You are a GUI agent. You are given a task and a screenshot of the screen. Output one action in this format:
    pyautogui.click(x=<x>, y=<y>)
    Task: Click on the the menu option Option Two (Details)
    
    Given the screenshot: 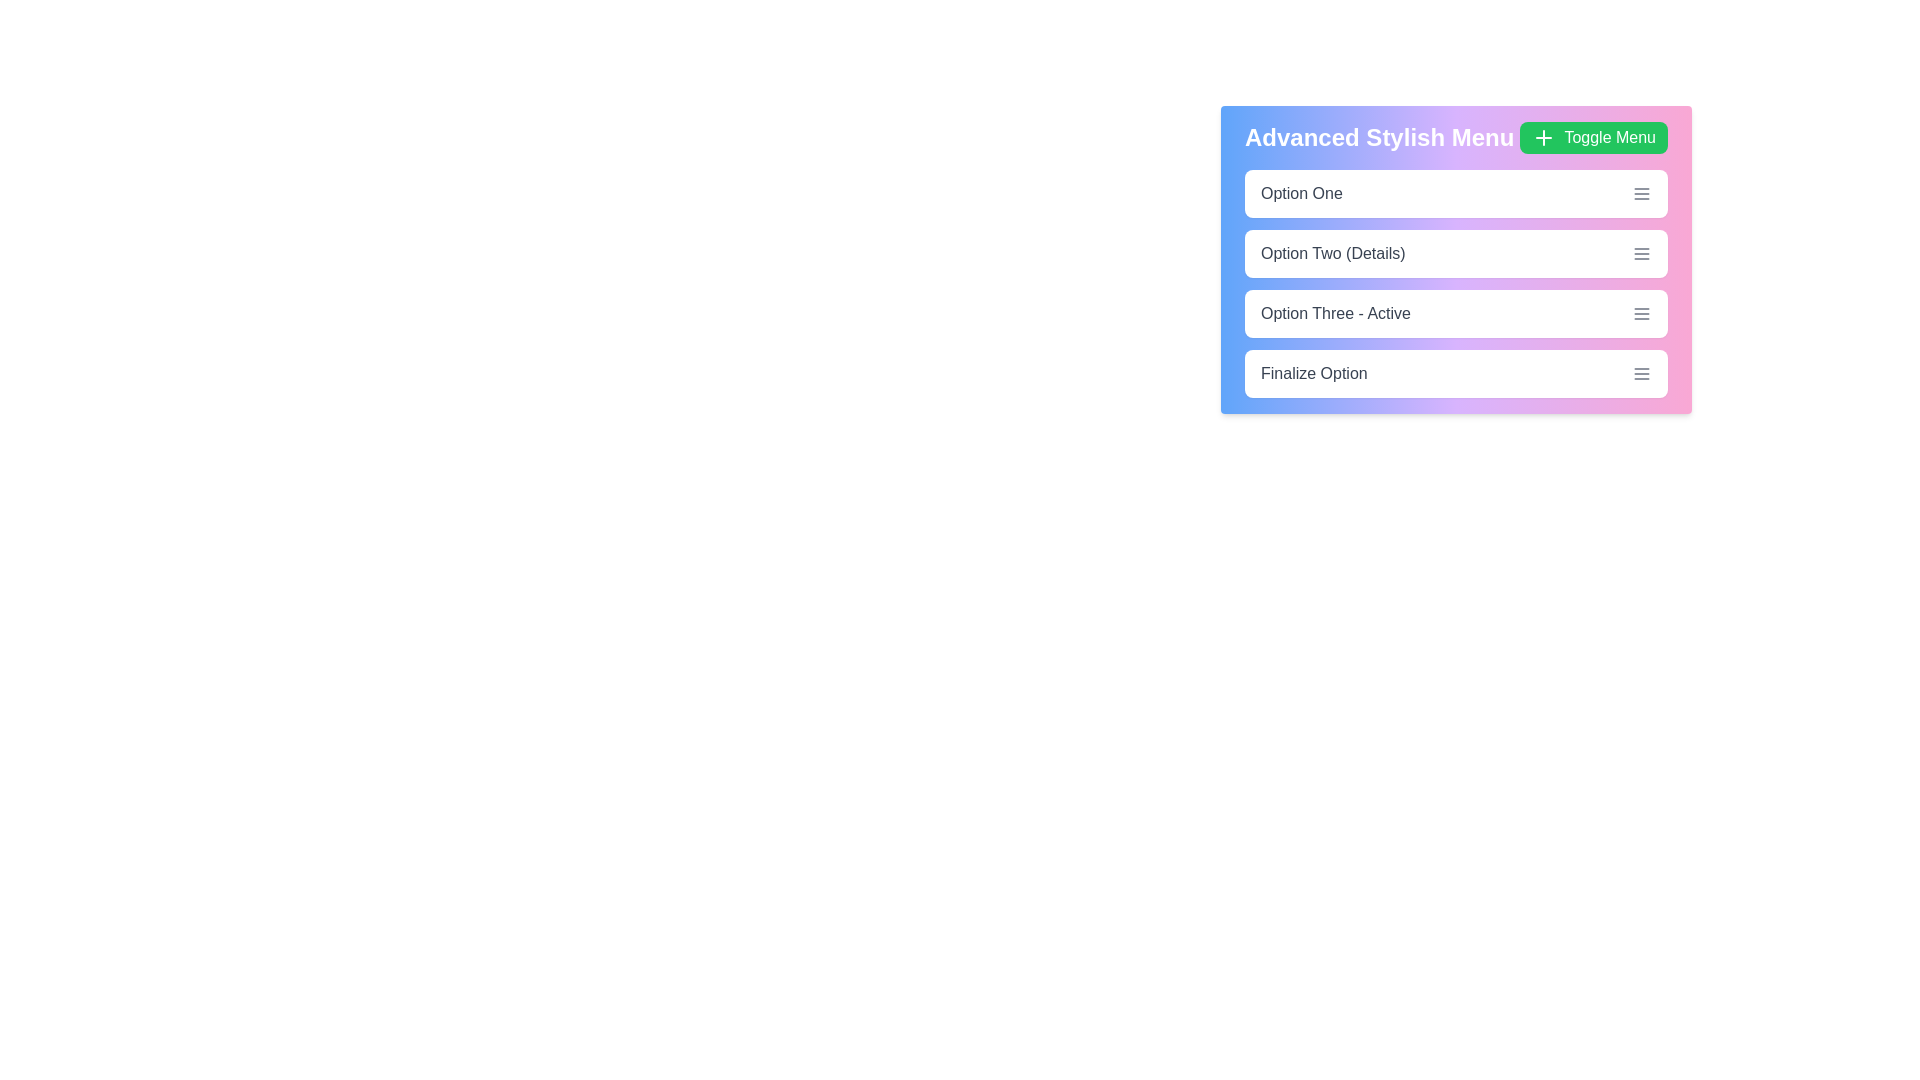 What is the action you would take?
    pyautogui.click(x=1456, y=253)
    